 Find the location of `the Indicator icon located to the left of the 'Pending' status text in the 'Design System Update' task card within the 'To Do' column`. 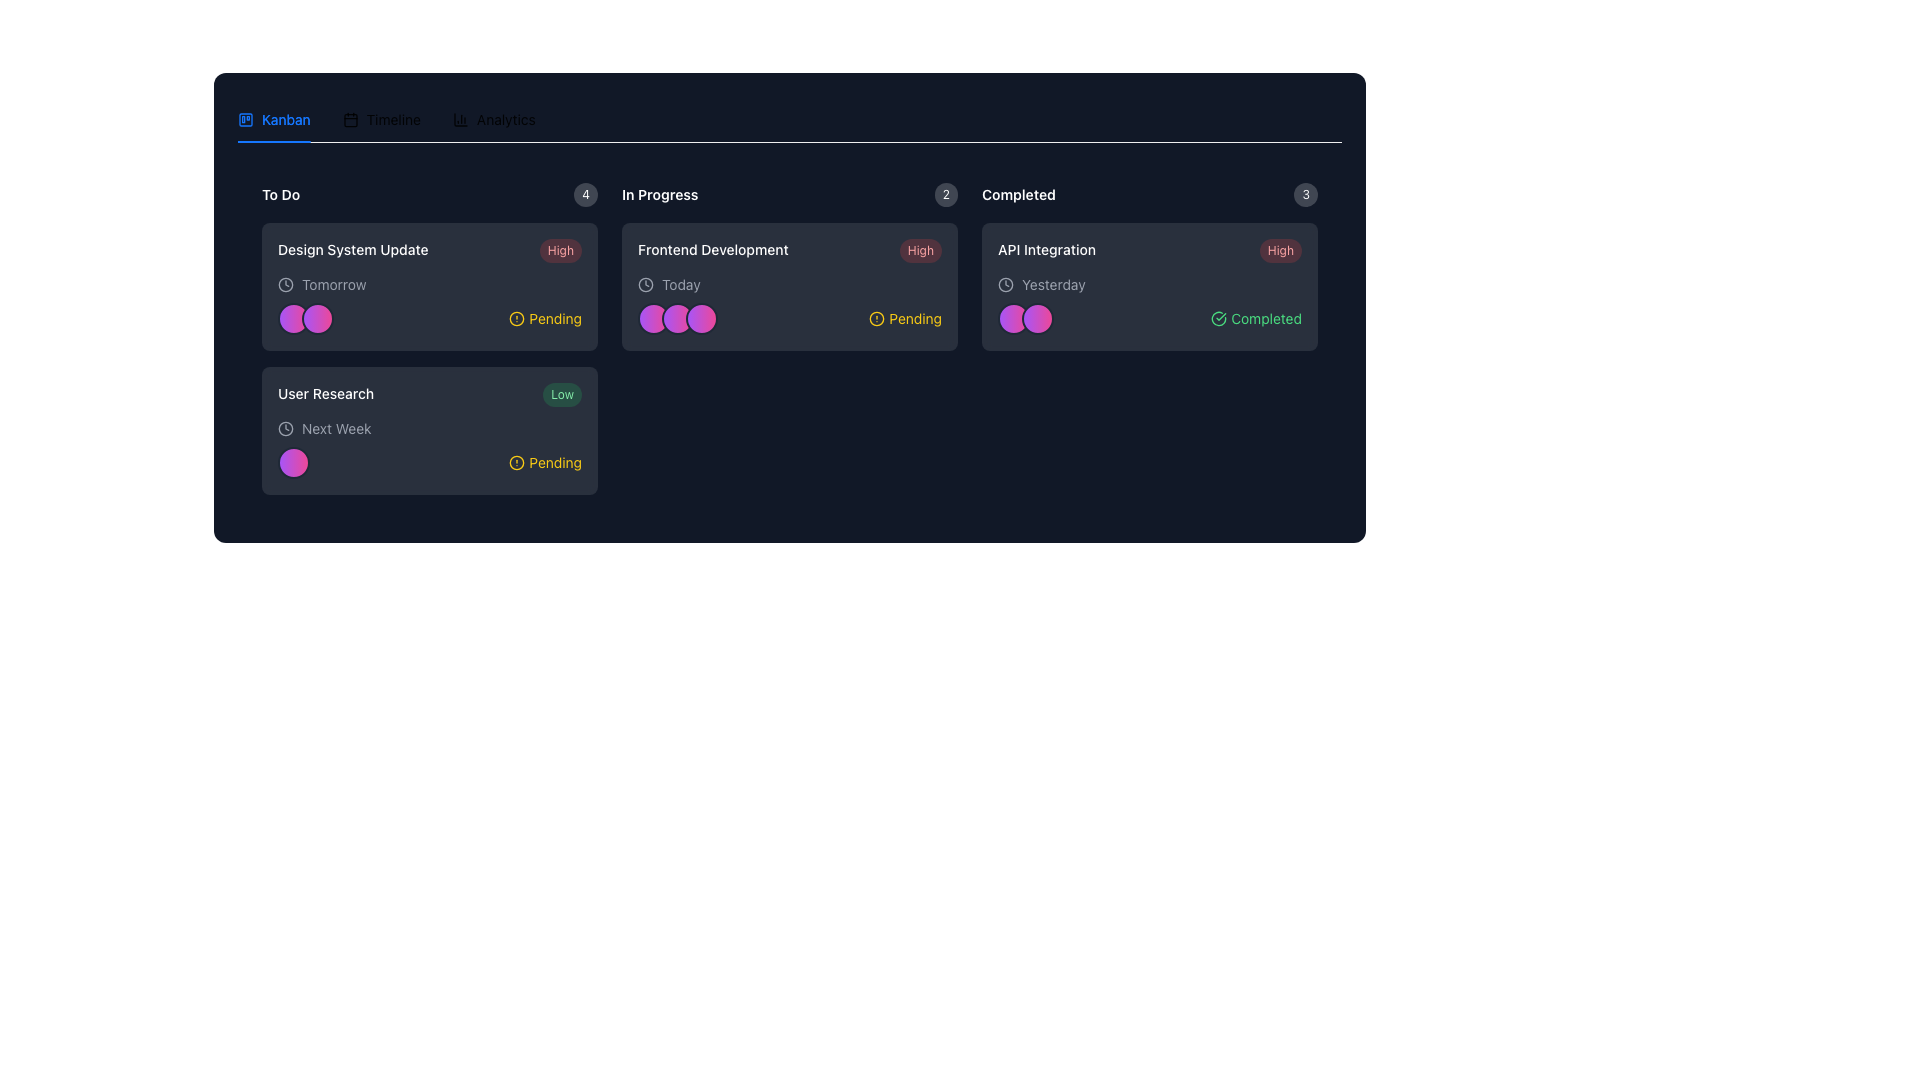

the Indicator icon located to the left of the 'Pending' status text in the 'Design System Update' task card within the 'To Do' column is located at coordinates (517, 318).